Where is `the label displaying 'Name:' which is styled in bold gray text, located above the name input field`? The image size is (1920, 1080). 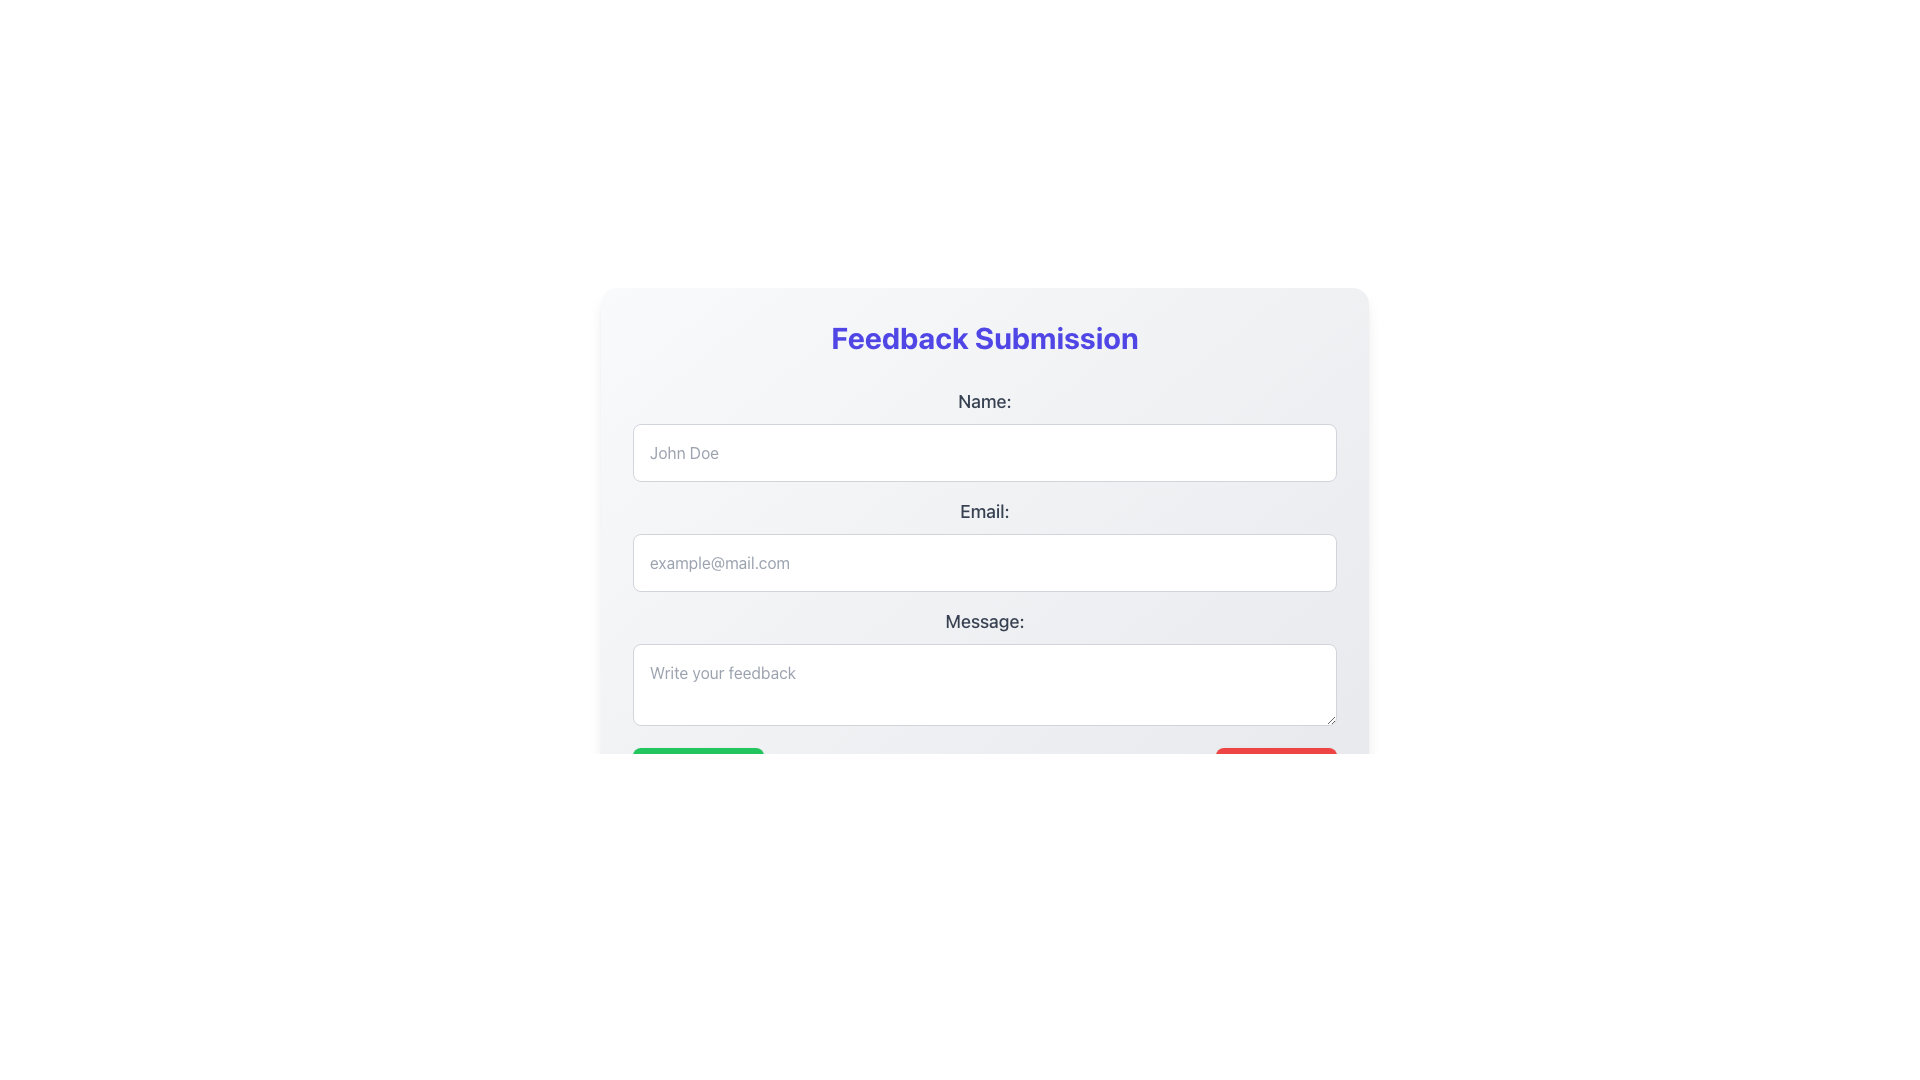 the label displaying 'Name:' which is styled in bold gray text, located above the name input field is located at coordinates (984, 401).